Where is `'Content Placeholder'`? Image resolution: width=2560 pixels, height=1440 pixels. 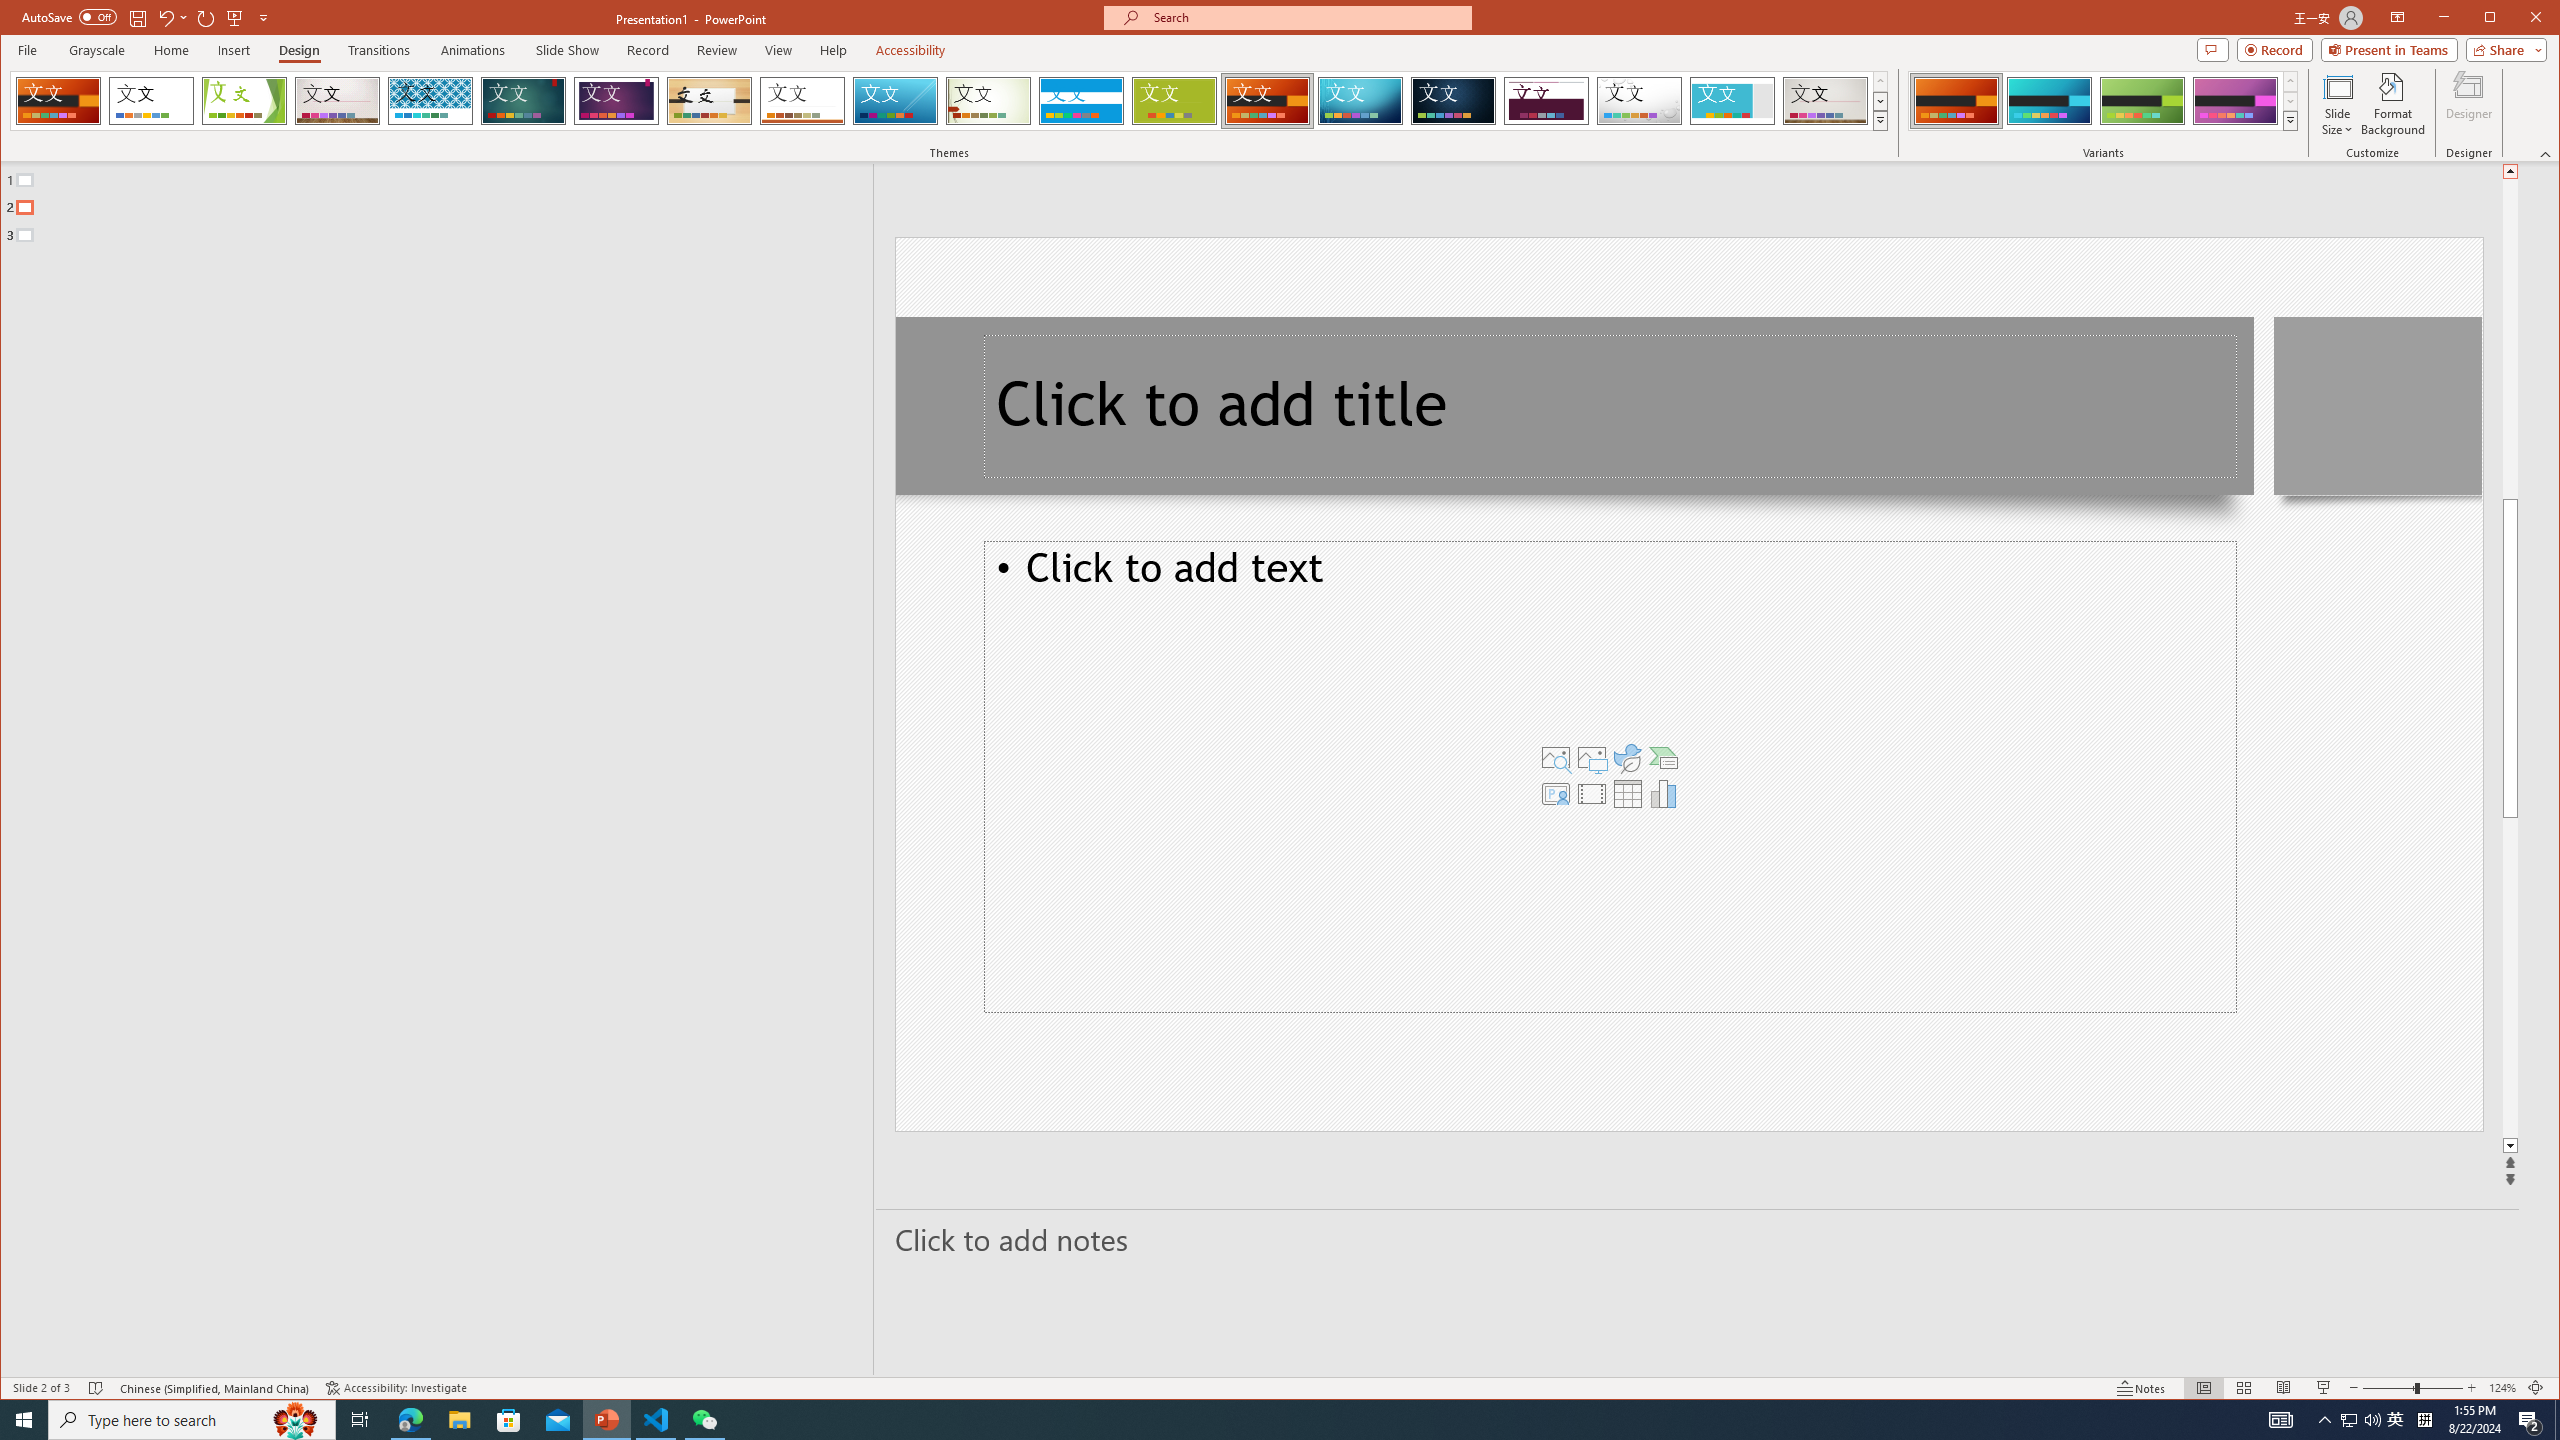 'Content Placeholder' is located at coordinates (1610, 775).